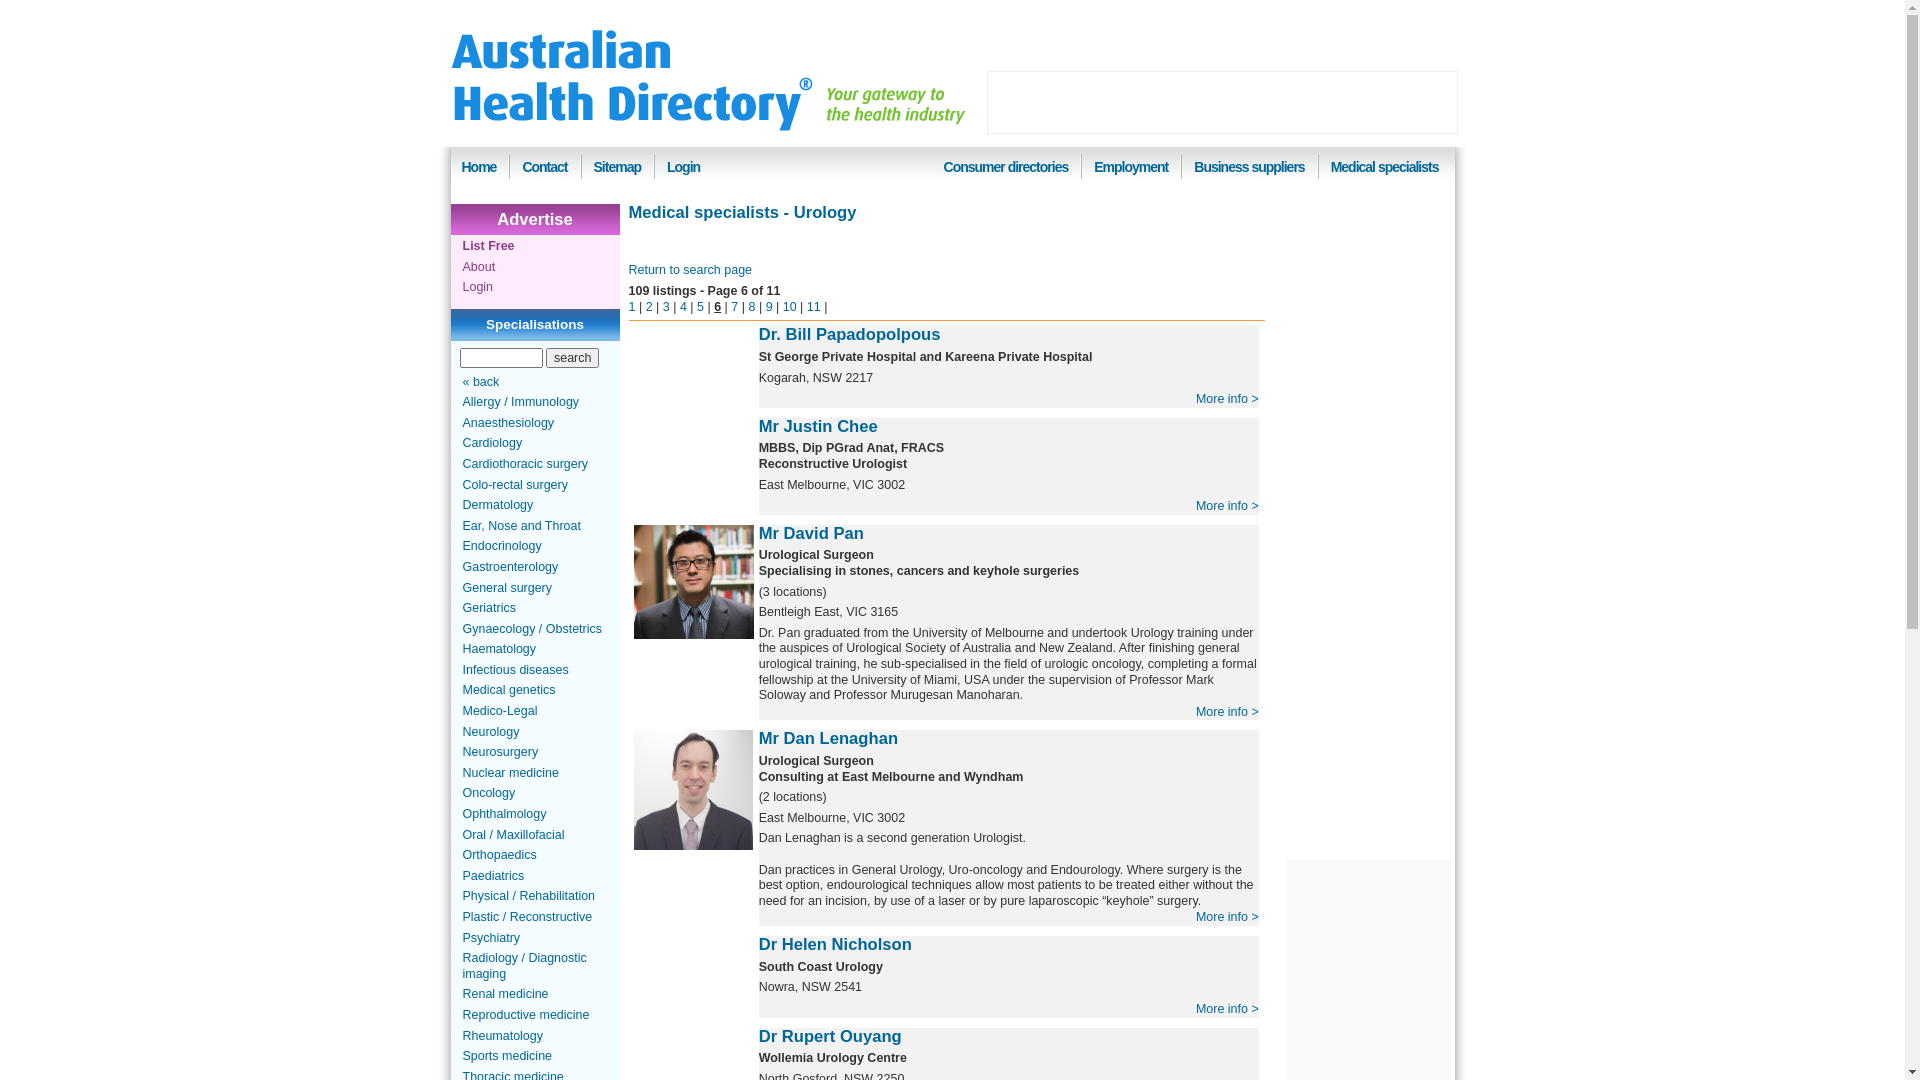 This screenshot has height=1080, width=1920. What do you see at coordinates (1384, 165) in the screenshot?
I see `'Medical specialists'` at bounding box center [1384, 165].